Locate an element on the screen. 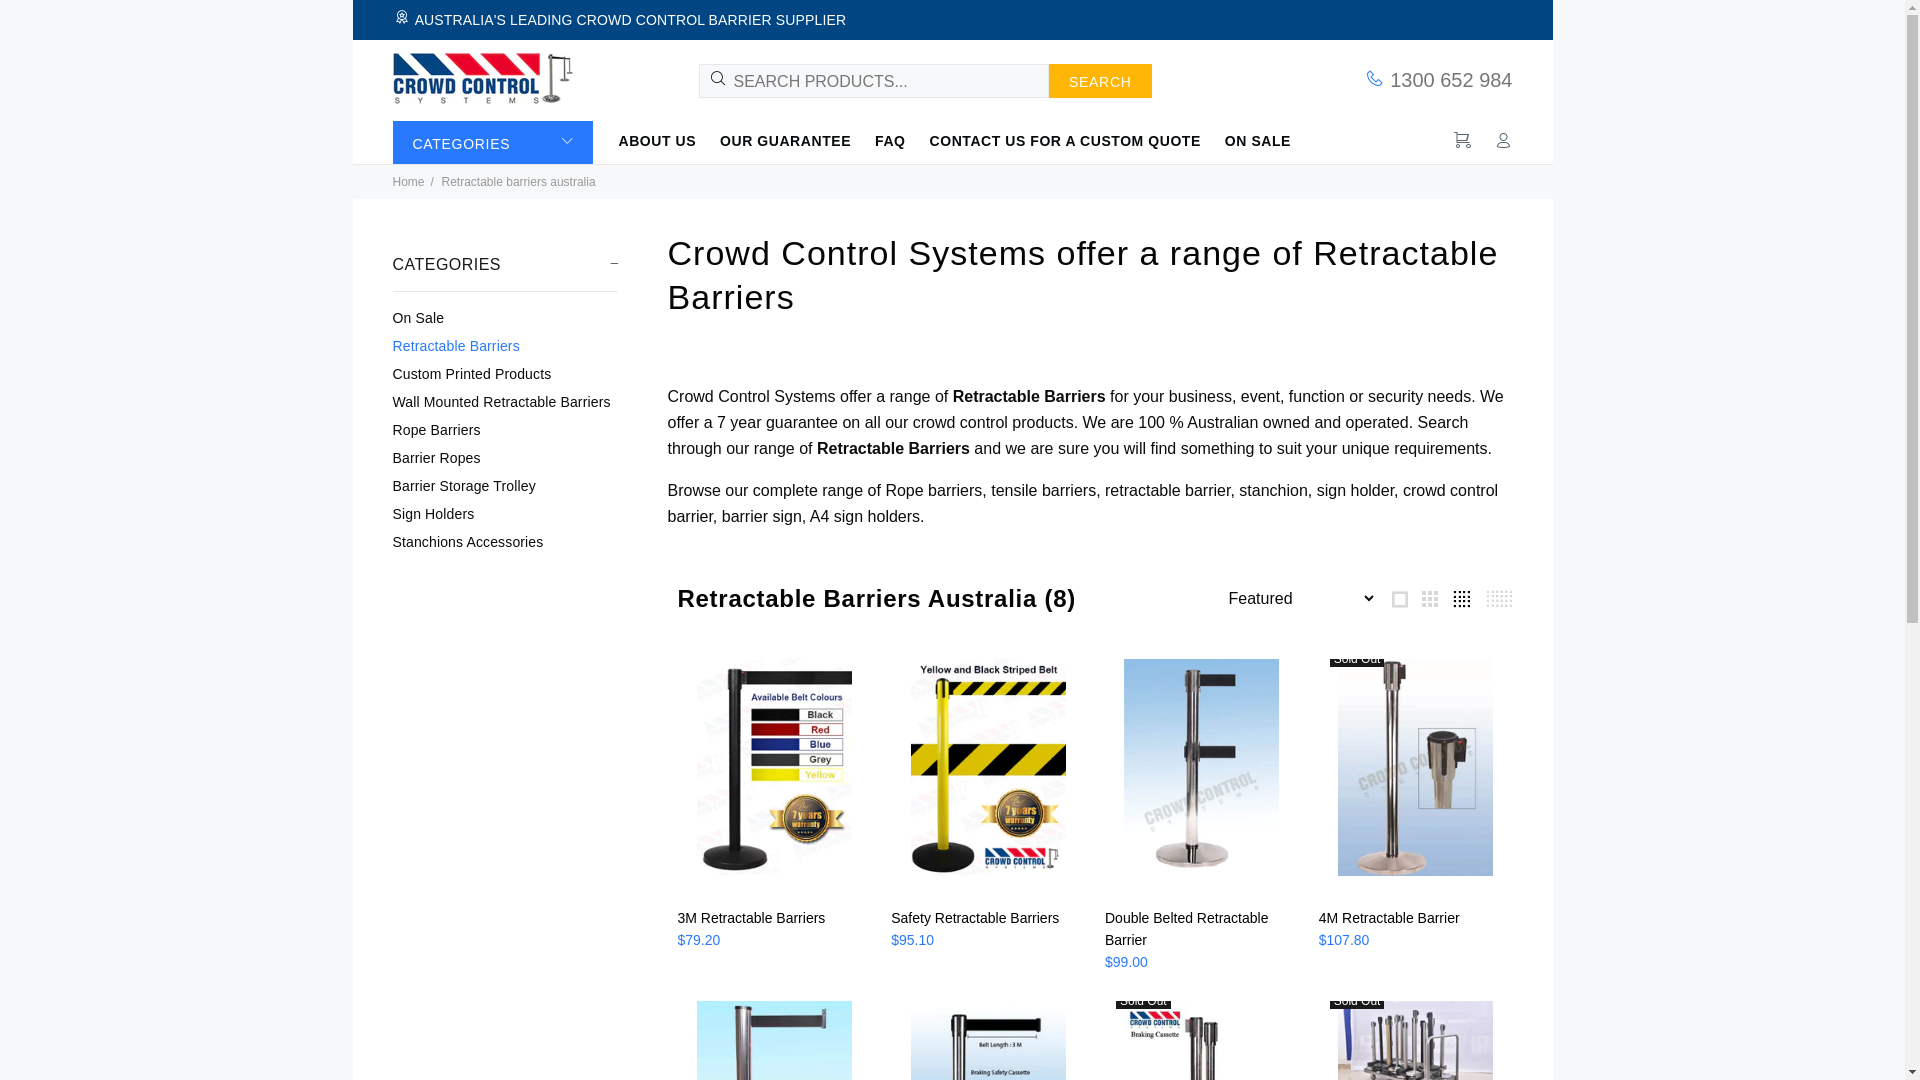 The image size is (1920, 1080). 'FAQ' is located at coordinates (863, 139).